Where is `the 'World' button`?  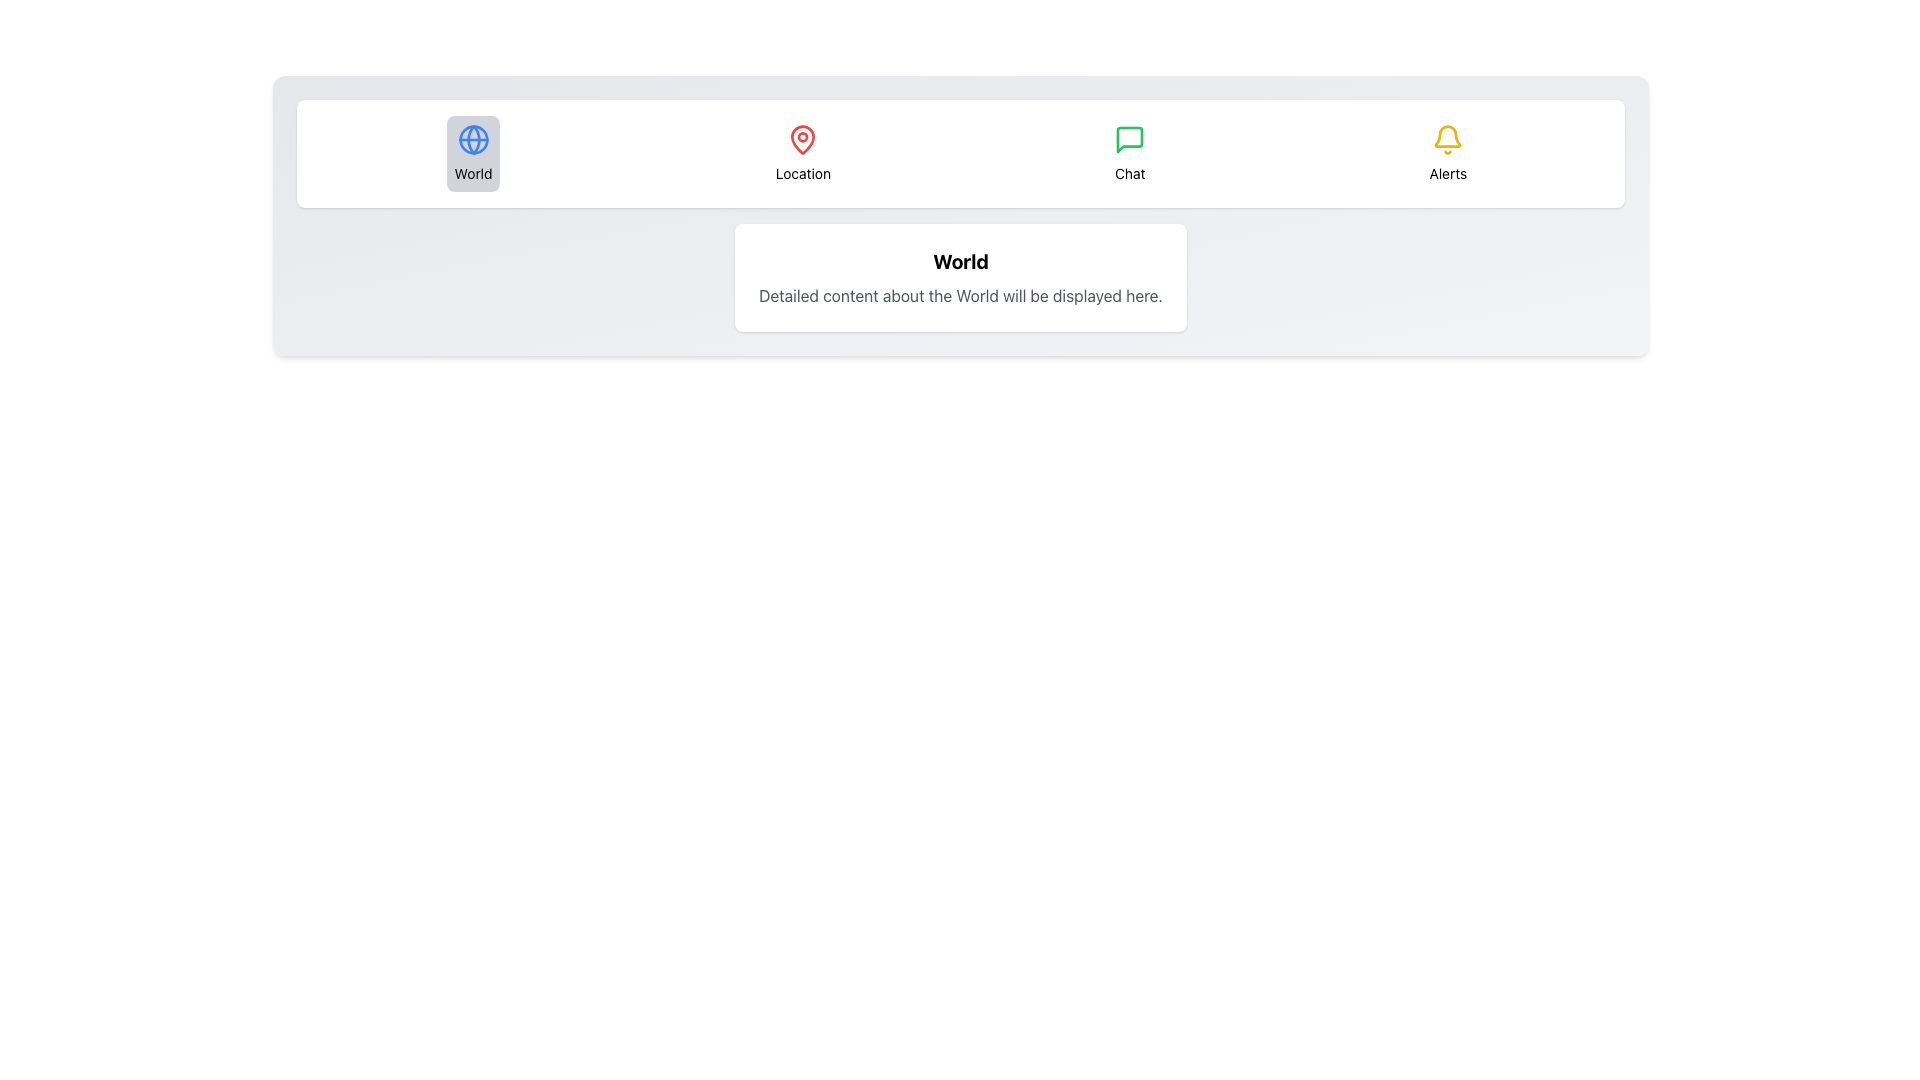 the 'World' button is located at coordinates (472, 153).